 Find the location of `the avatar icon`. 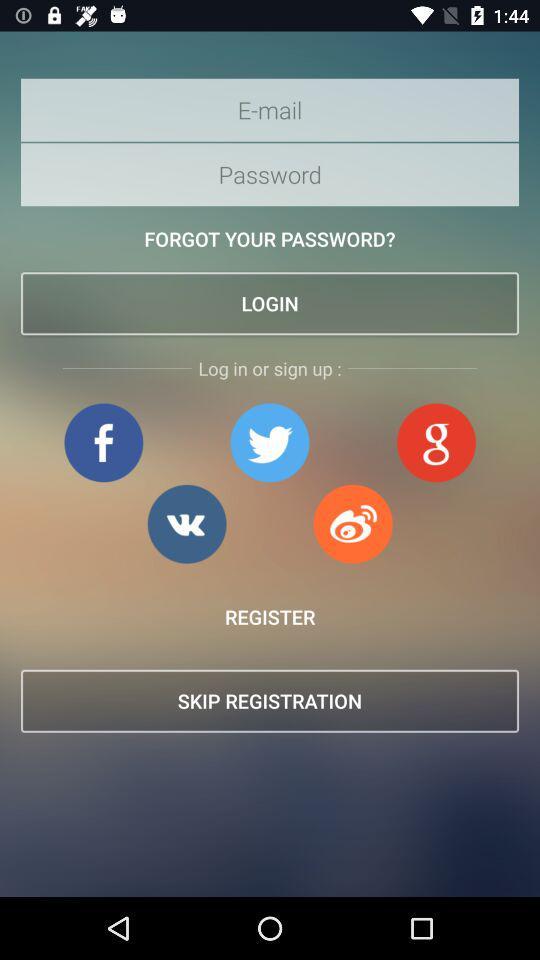

the avatar icon is located at coordinates (435, 442).